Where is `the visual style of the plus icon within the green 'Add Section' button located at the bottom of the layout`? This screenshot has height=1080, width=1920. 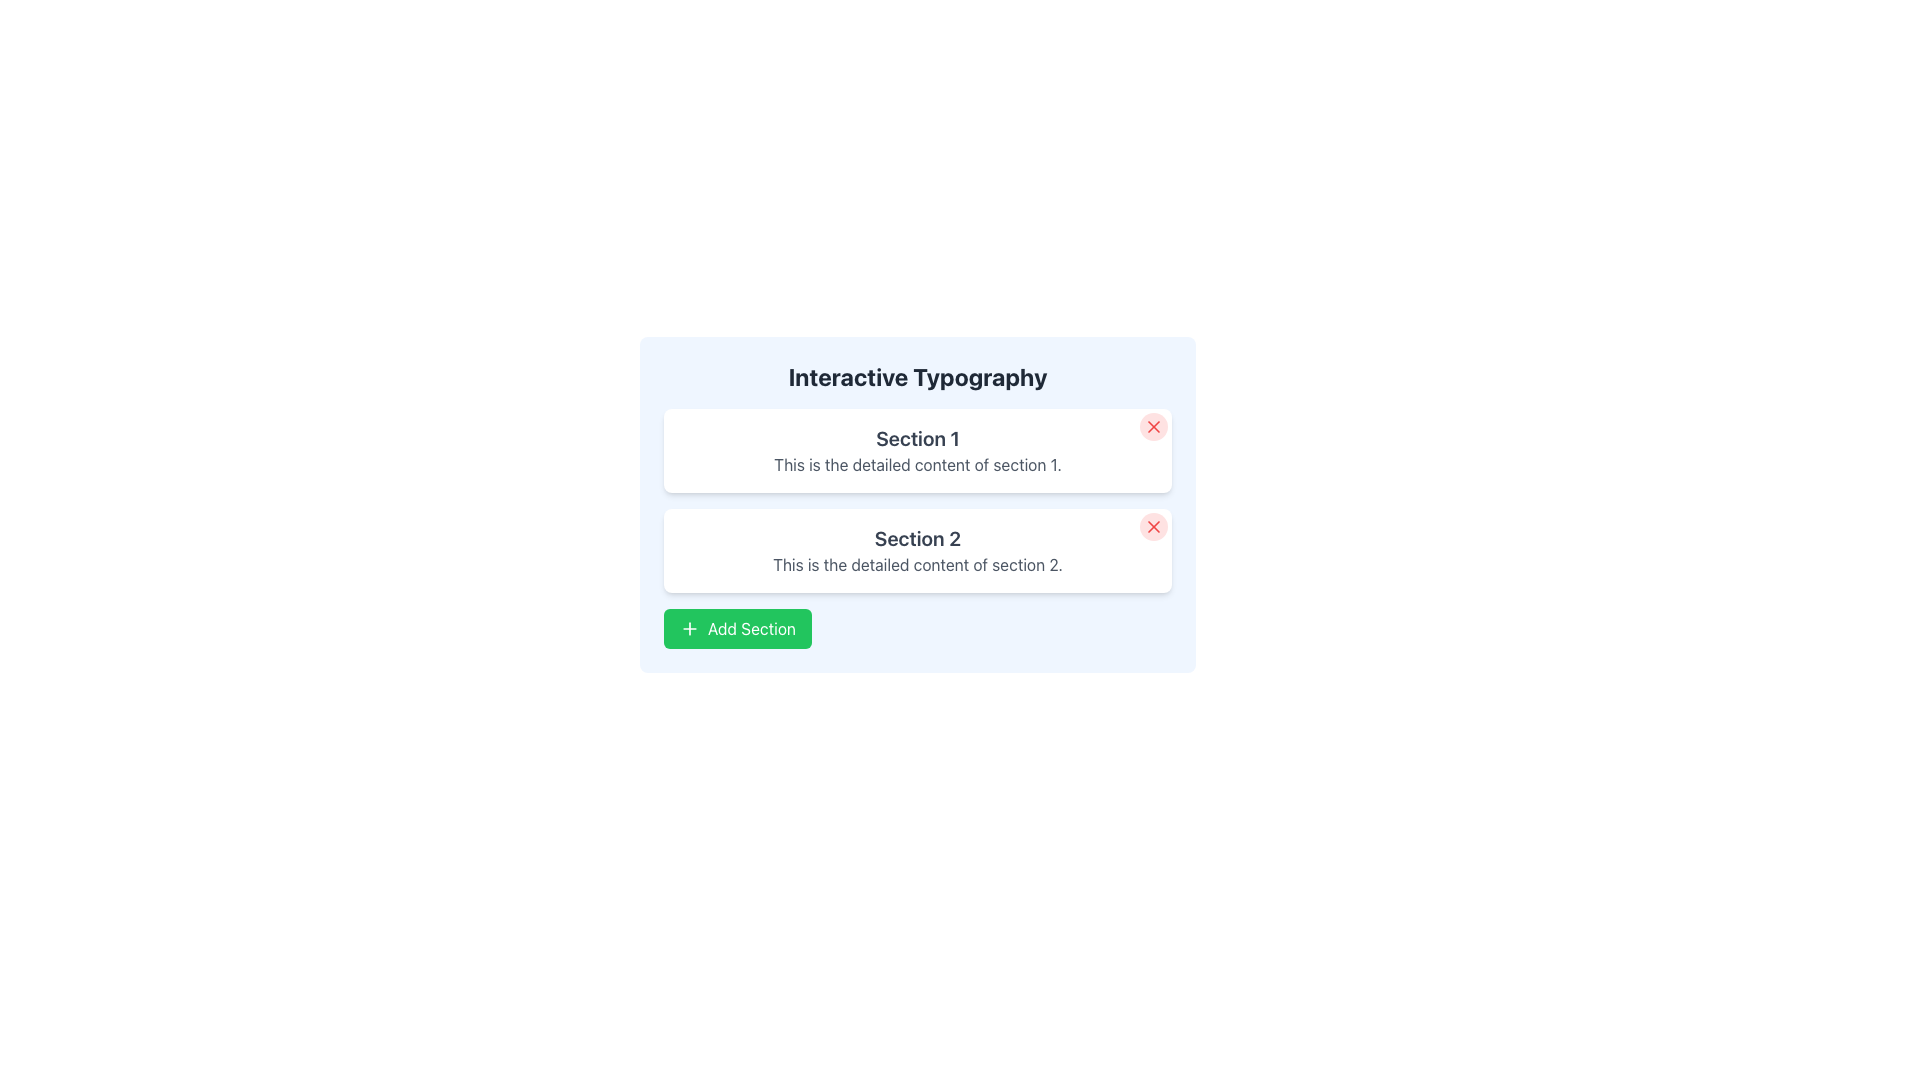 the visual style of the plus icon within the green 'Add Section' button located at the bottom of the layout is located at coordinates (690, 627).